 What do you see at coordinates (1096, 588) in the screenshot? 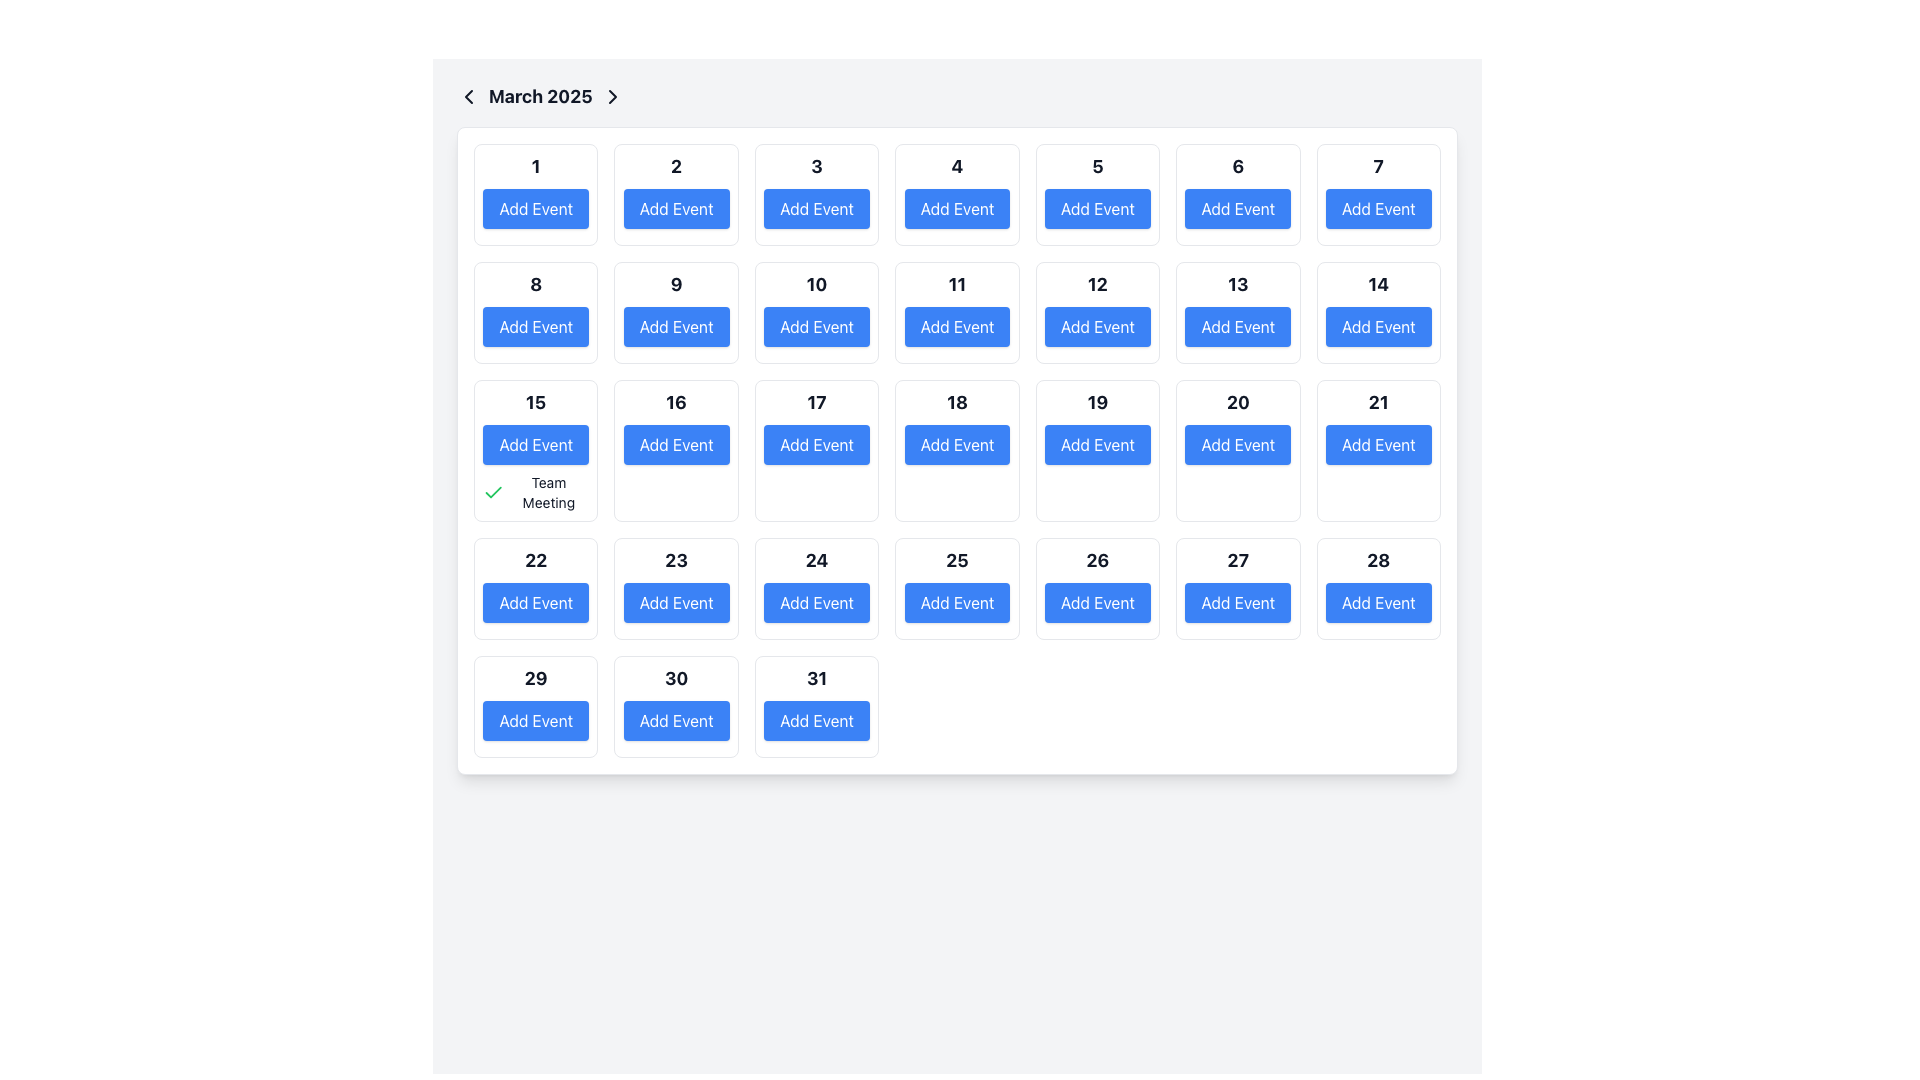
I see `the 'Add Event' button located below the number '26' in the grid layout` at bounding box center [1096, 588].